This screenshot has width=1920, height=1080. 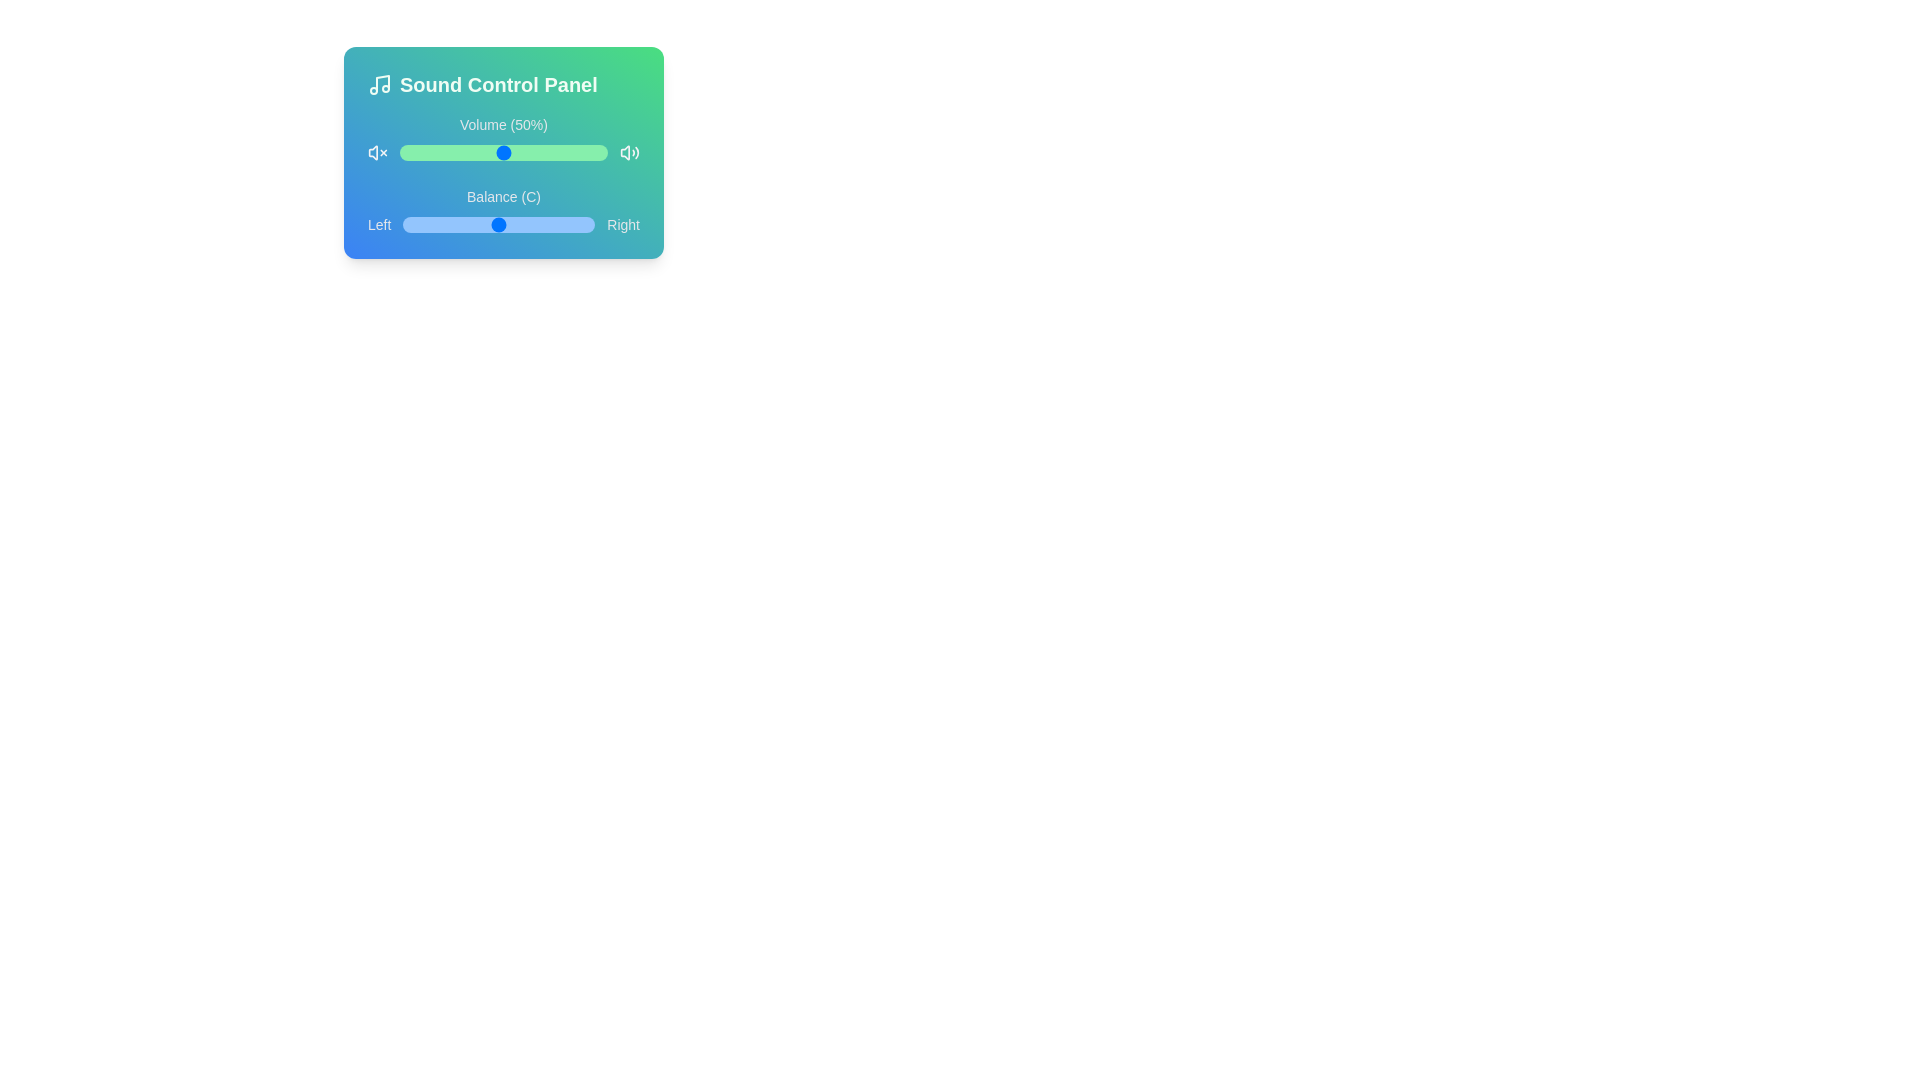 What do you see at coordinates (549, 224) in the screenshot?
I see `balance` at bounding box center [549, 224].